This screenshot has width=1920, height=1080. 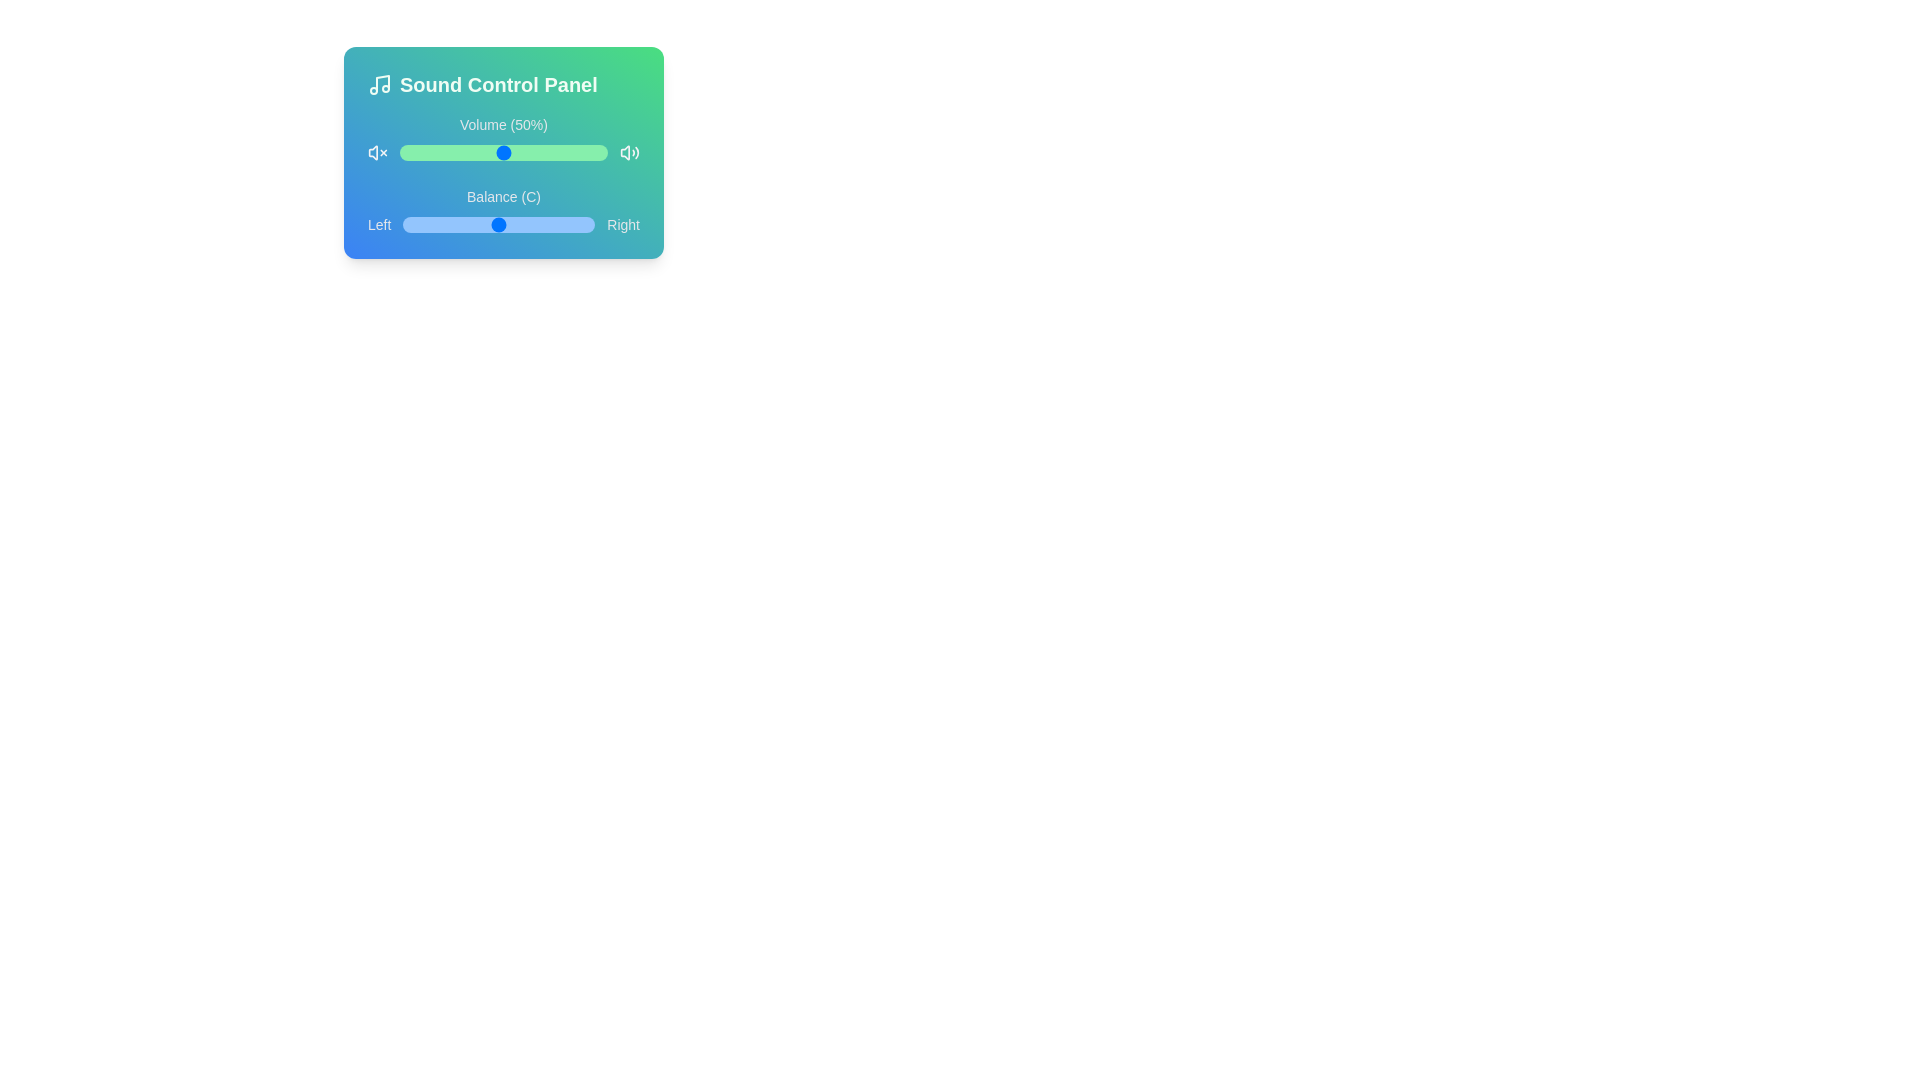 What do you see at coordinates (549, 224) in the screenshot?
I see `balance` at bounding box center [549, 224].